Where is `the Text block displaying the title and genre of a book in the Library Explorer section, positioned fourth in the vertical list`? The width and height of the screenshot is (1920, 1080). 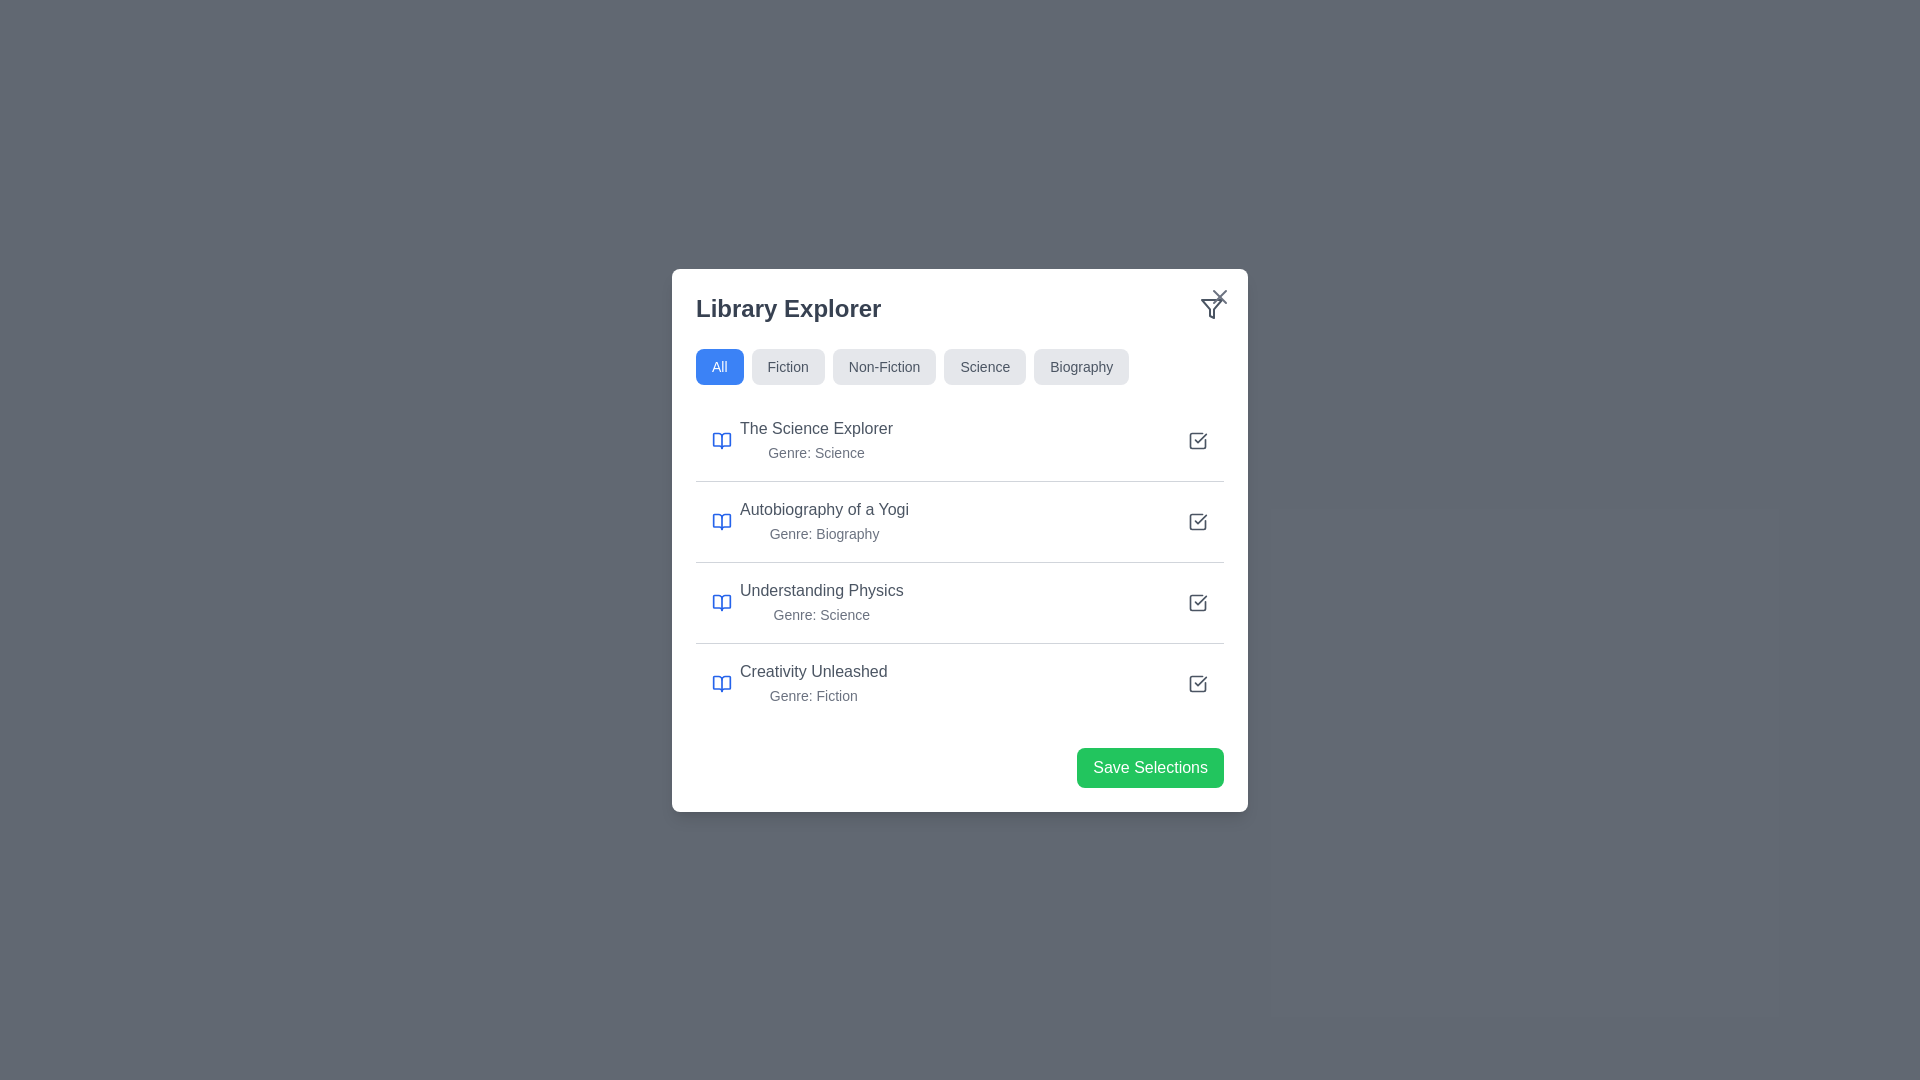 the Text block displaying the title and genre of a book in the Library Explorer section, positioned fourth in the vertical list is located at coordinates (813, 682).